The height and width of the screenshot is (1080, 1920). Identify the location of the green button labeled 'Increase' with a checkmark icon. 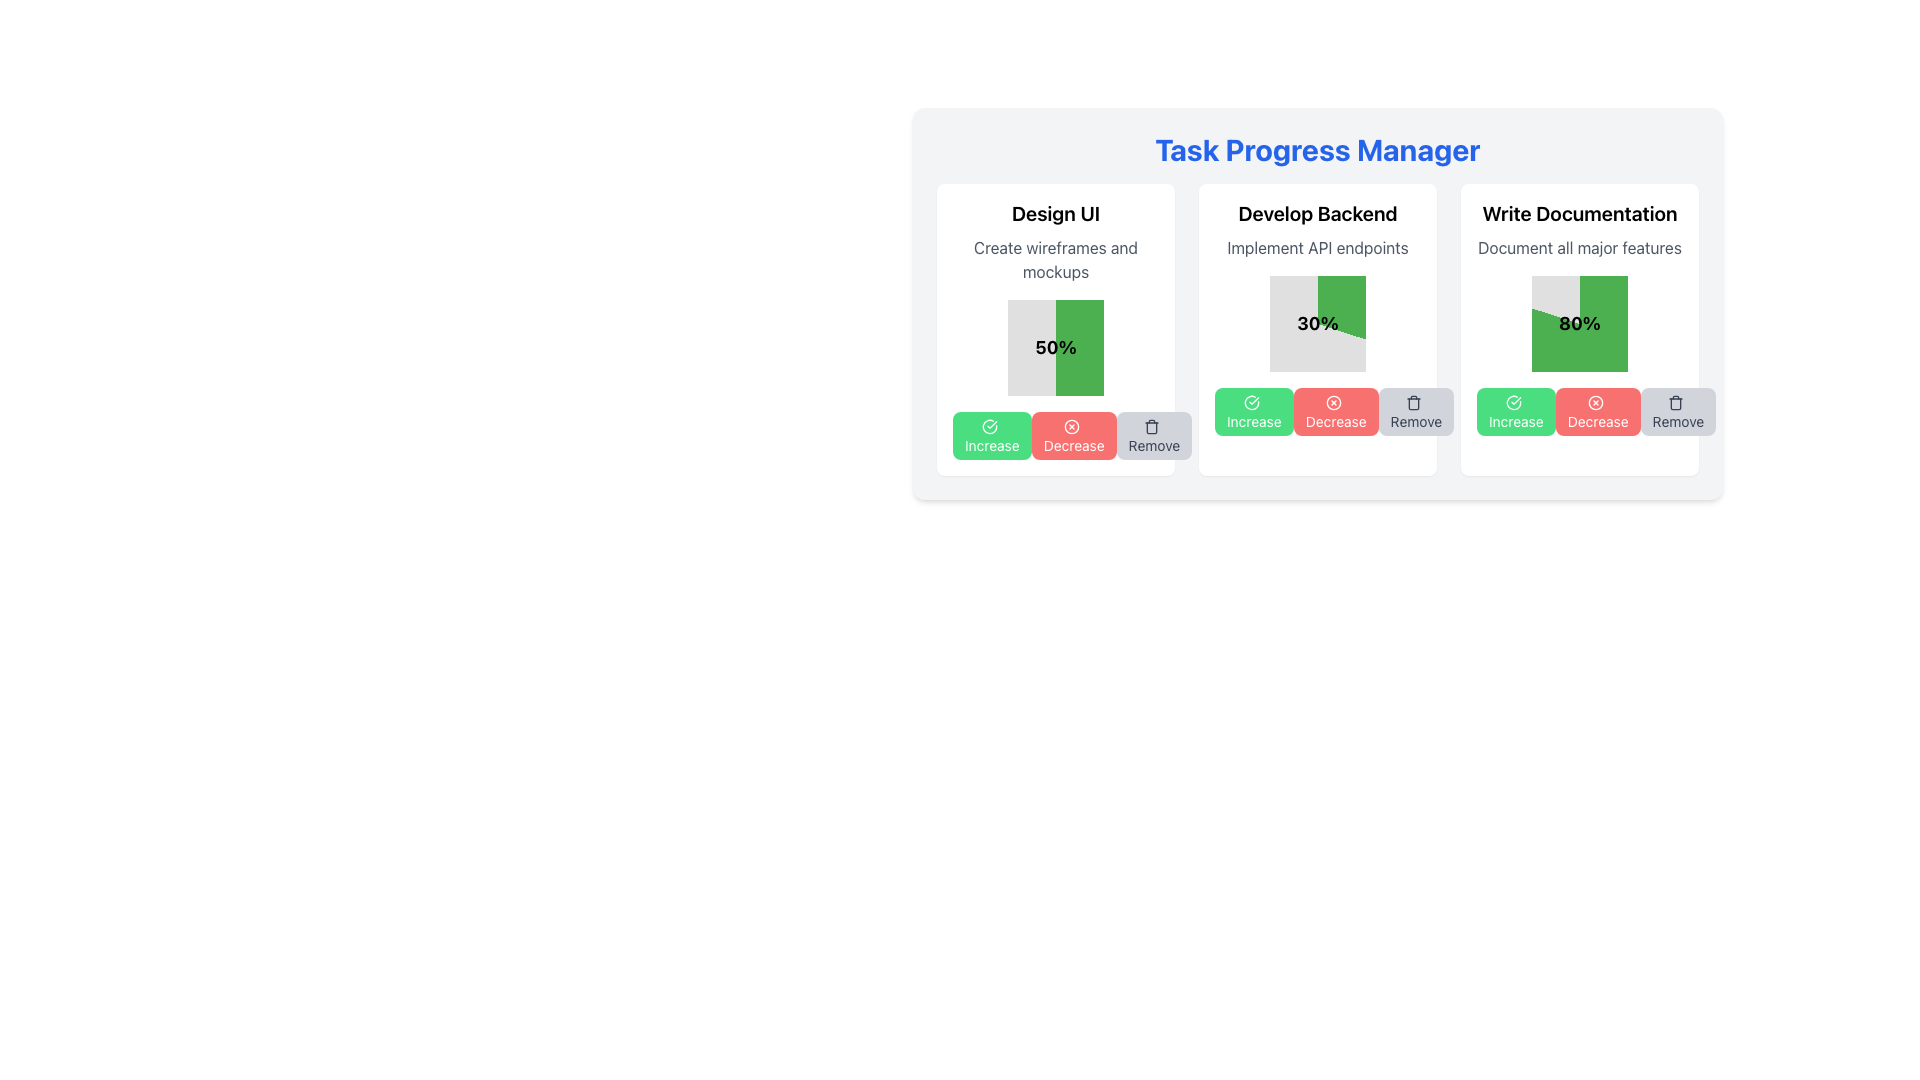
(992, 434).